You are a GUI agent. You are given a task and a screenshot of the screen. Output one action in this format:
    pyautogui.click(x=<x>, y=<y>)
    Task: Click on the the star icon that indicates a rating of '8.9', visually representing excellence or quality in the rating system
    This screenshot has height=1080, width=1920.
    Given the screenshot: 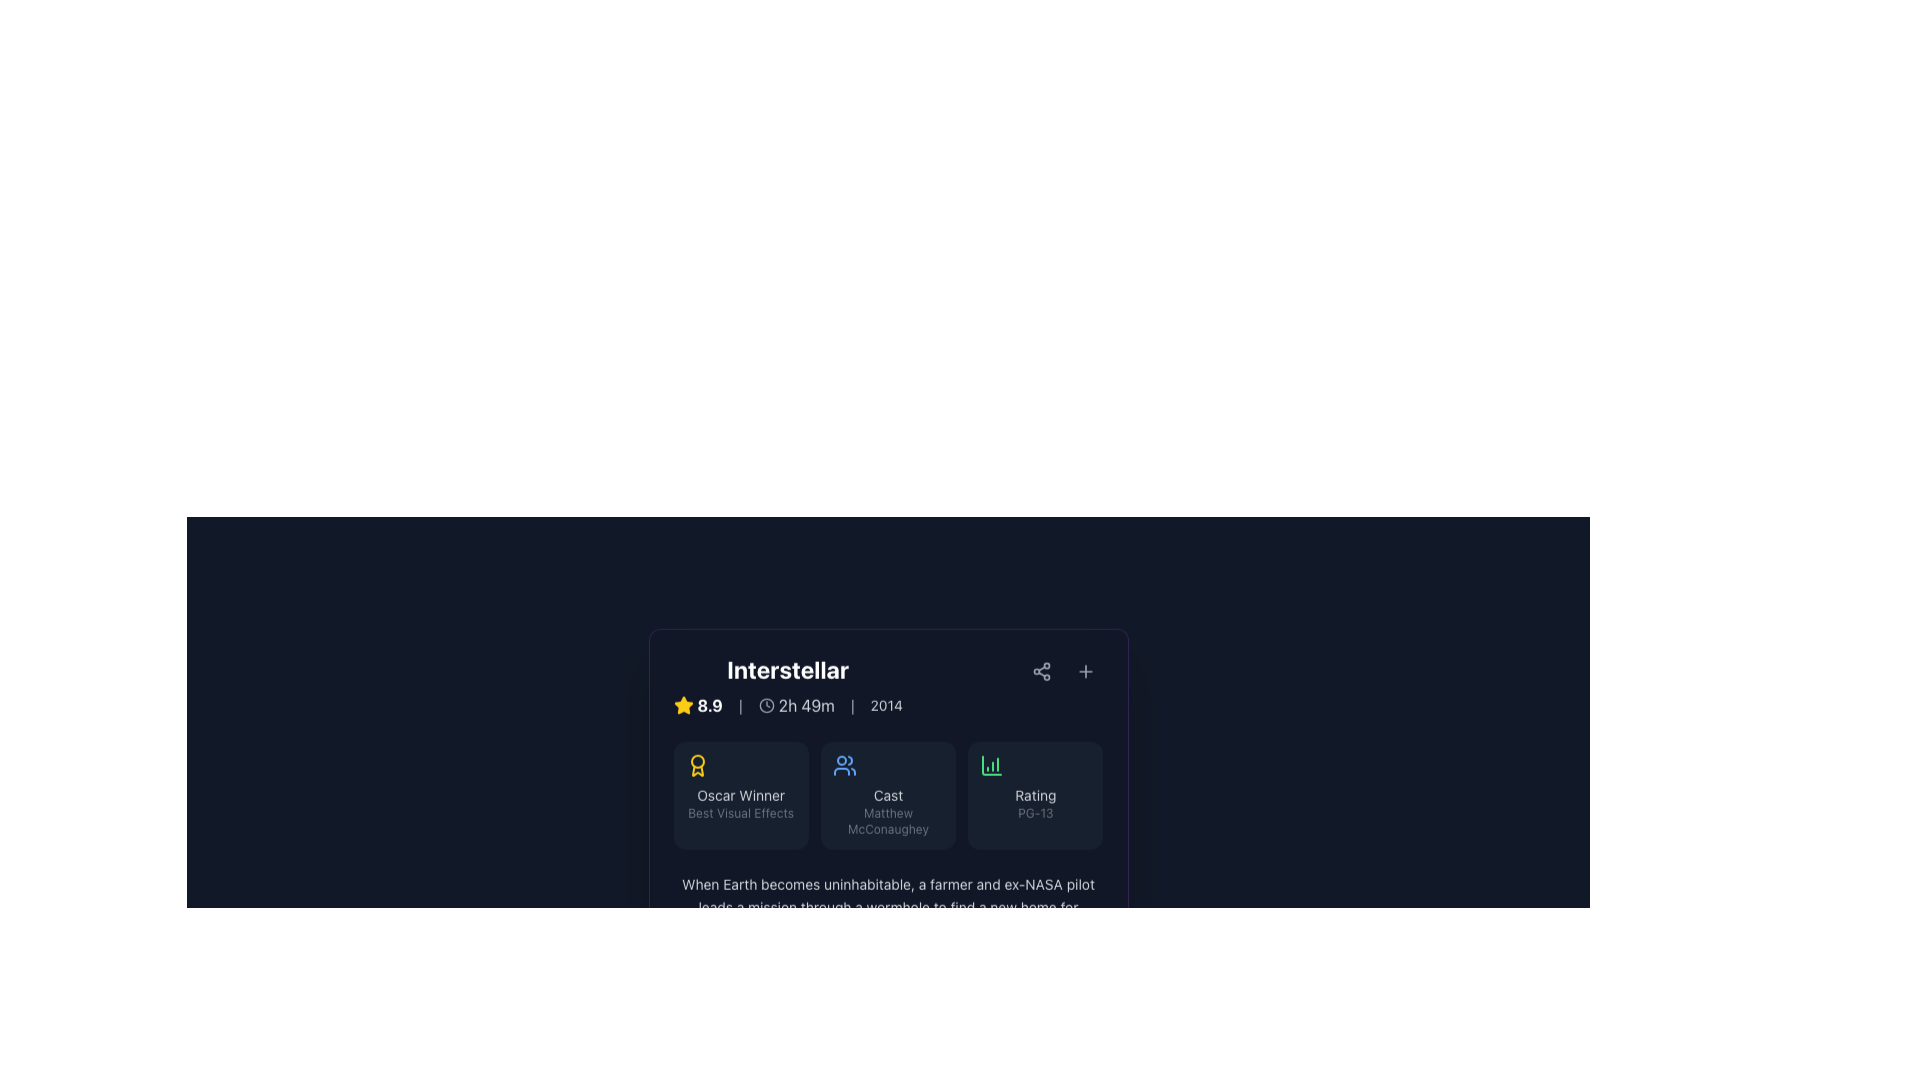 What is the action you would take?
    pyautogui.click(x=683, y=704)
    